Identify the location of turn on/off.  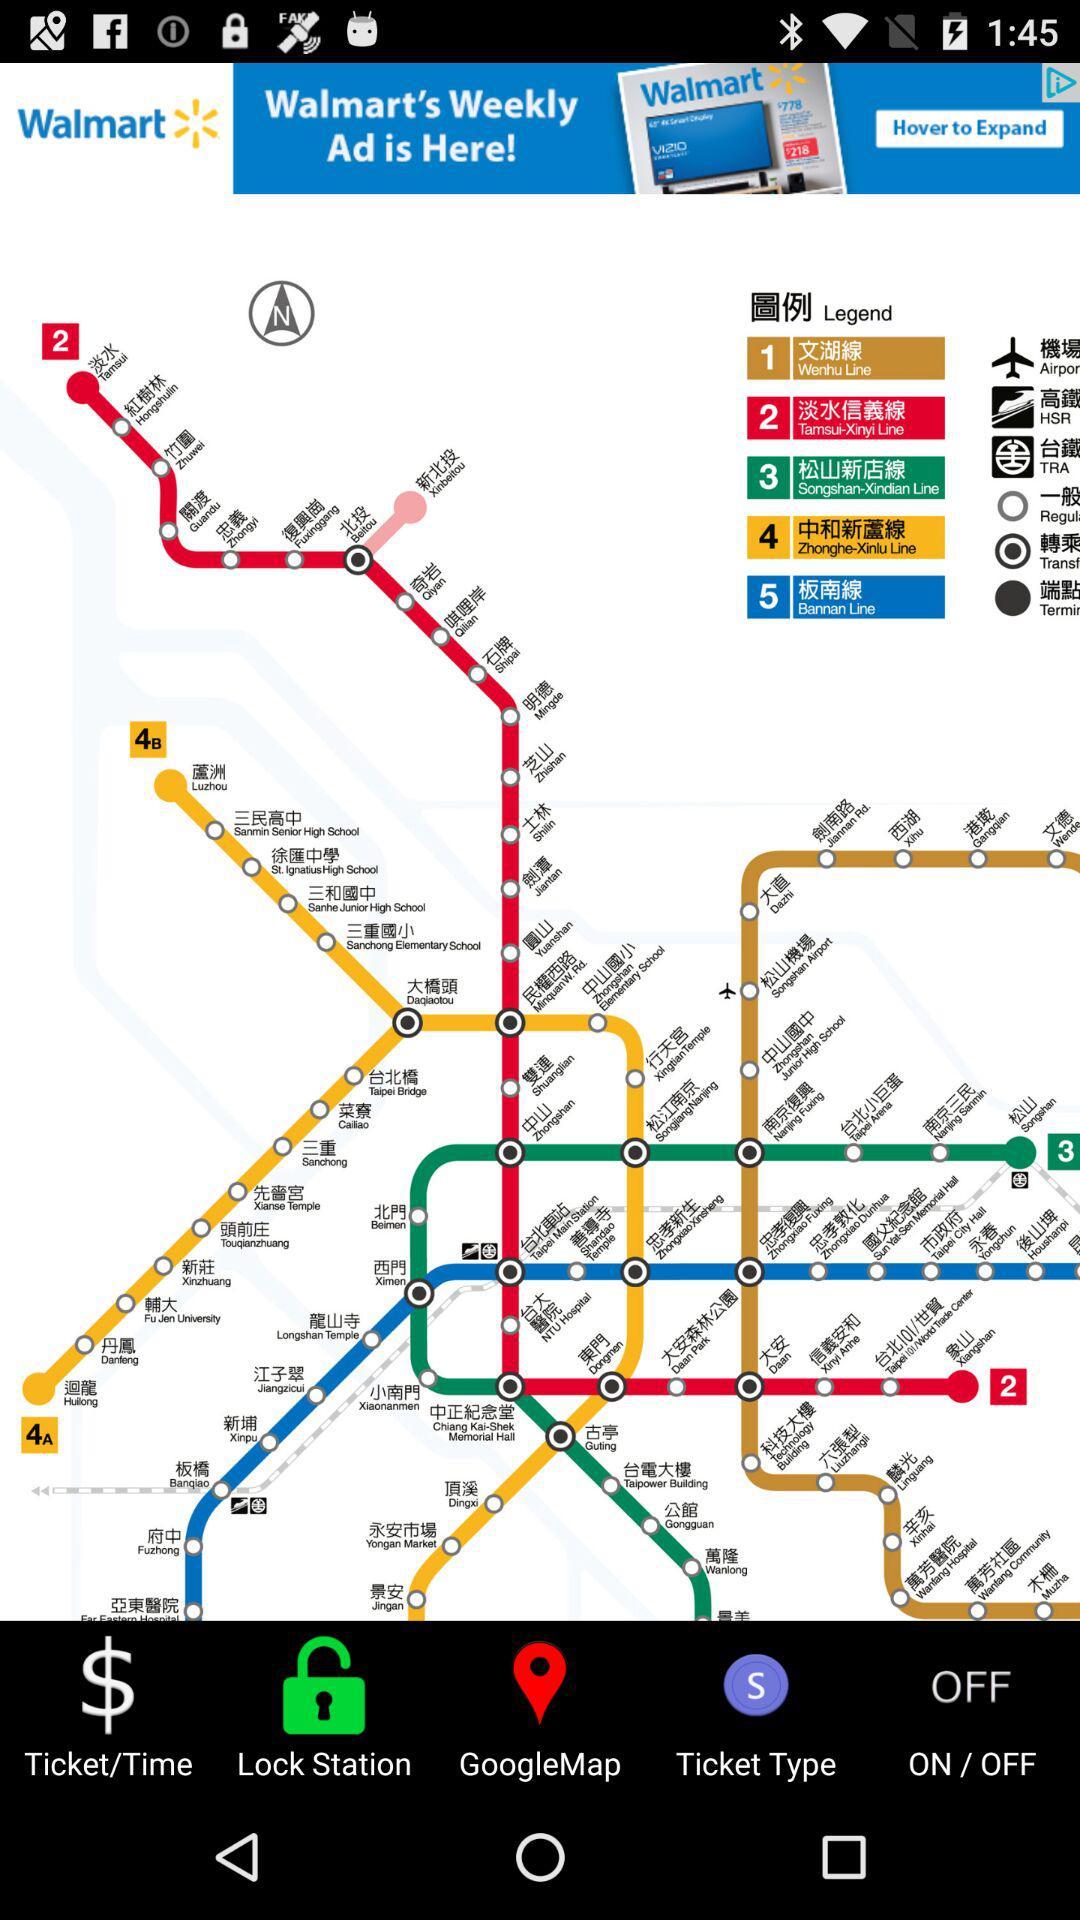
(971, 1684).